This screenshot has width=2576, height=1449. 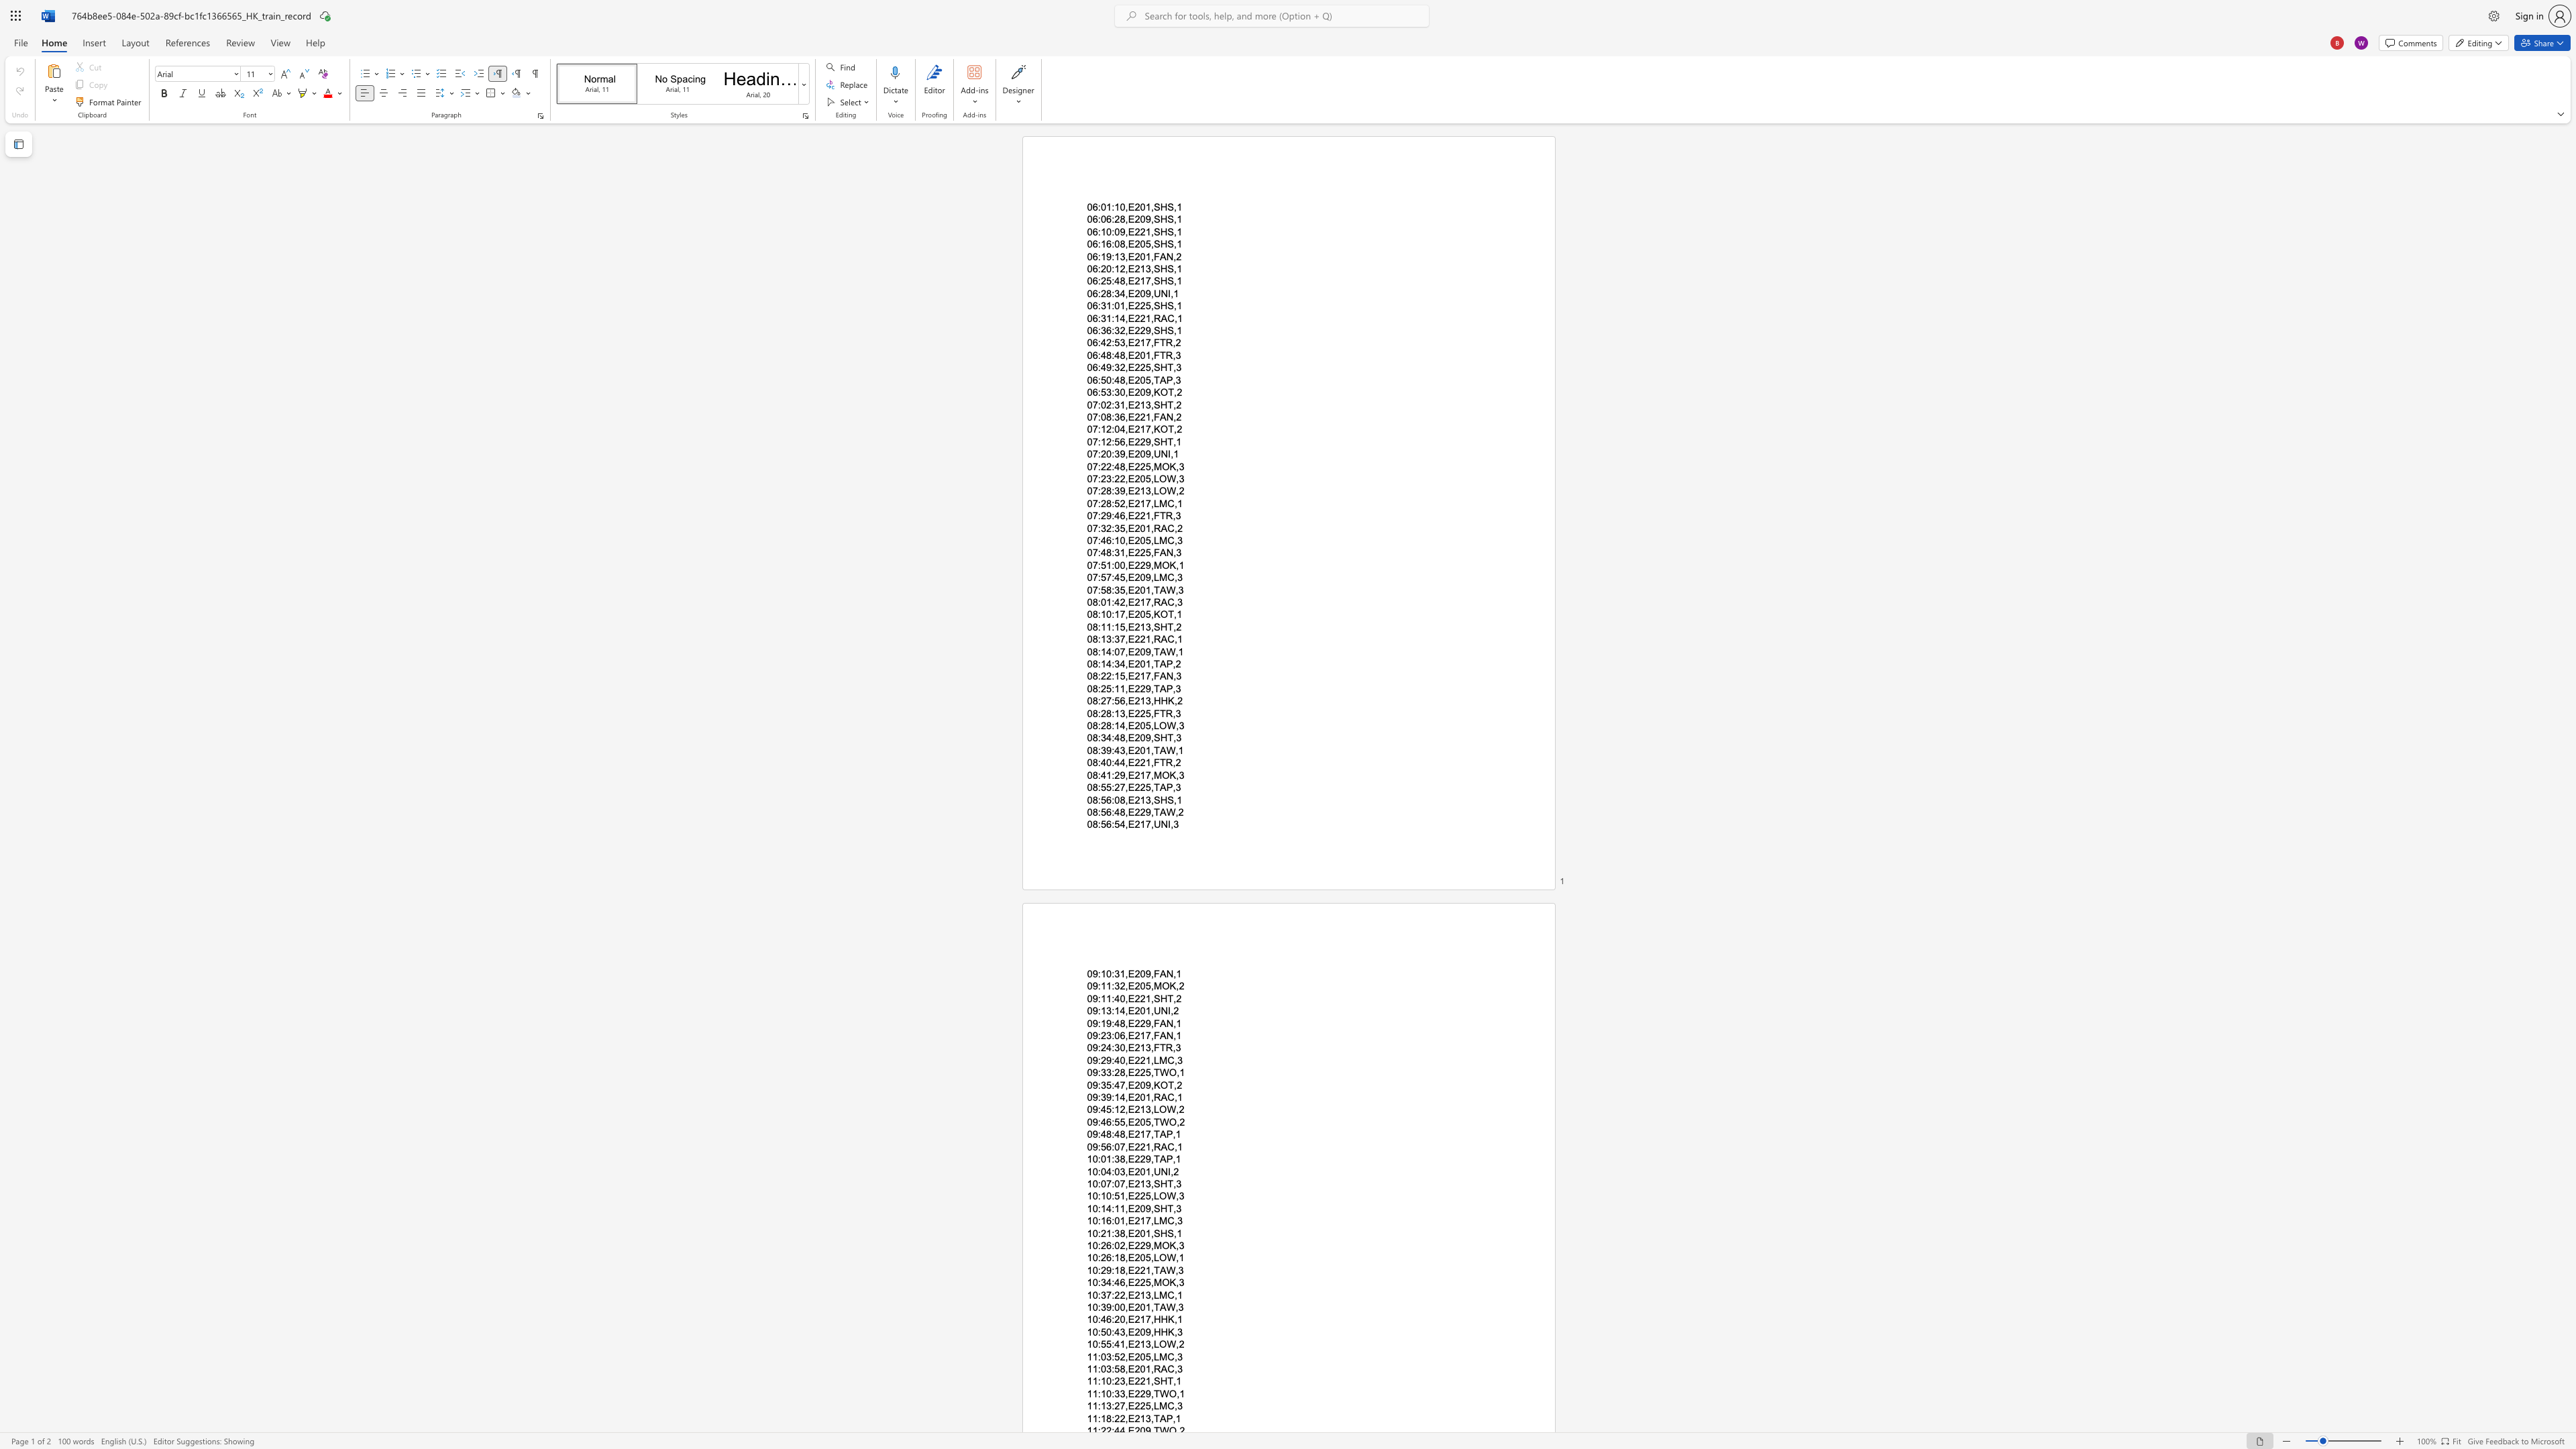 I want to click on the space between the continuous character "5" and "2" in the text, so click(x=1119, y=1356).